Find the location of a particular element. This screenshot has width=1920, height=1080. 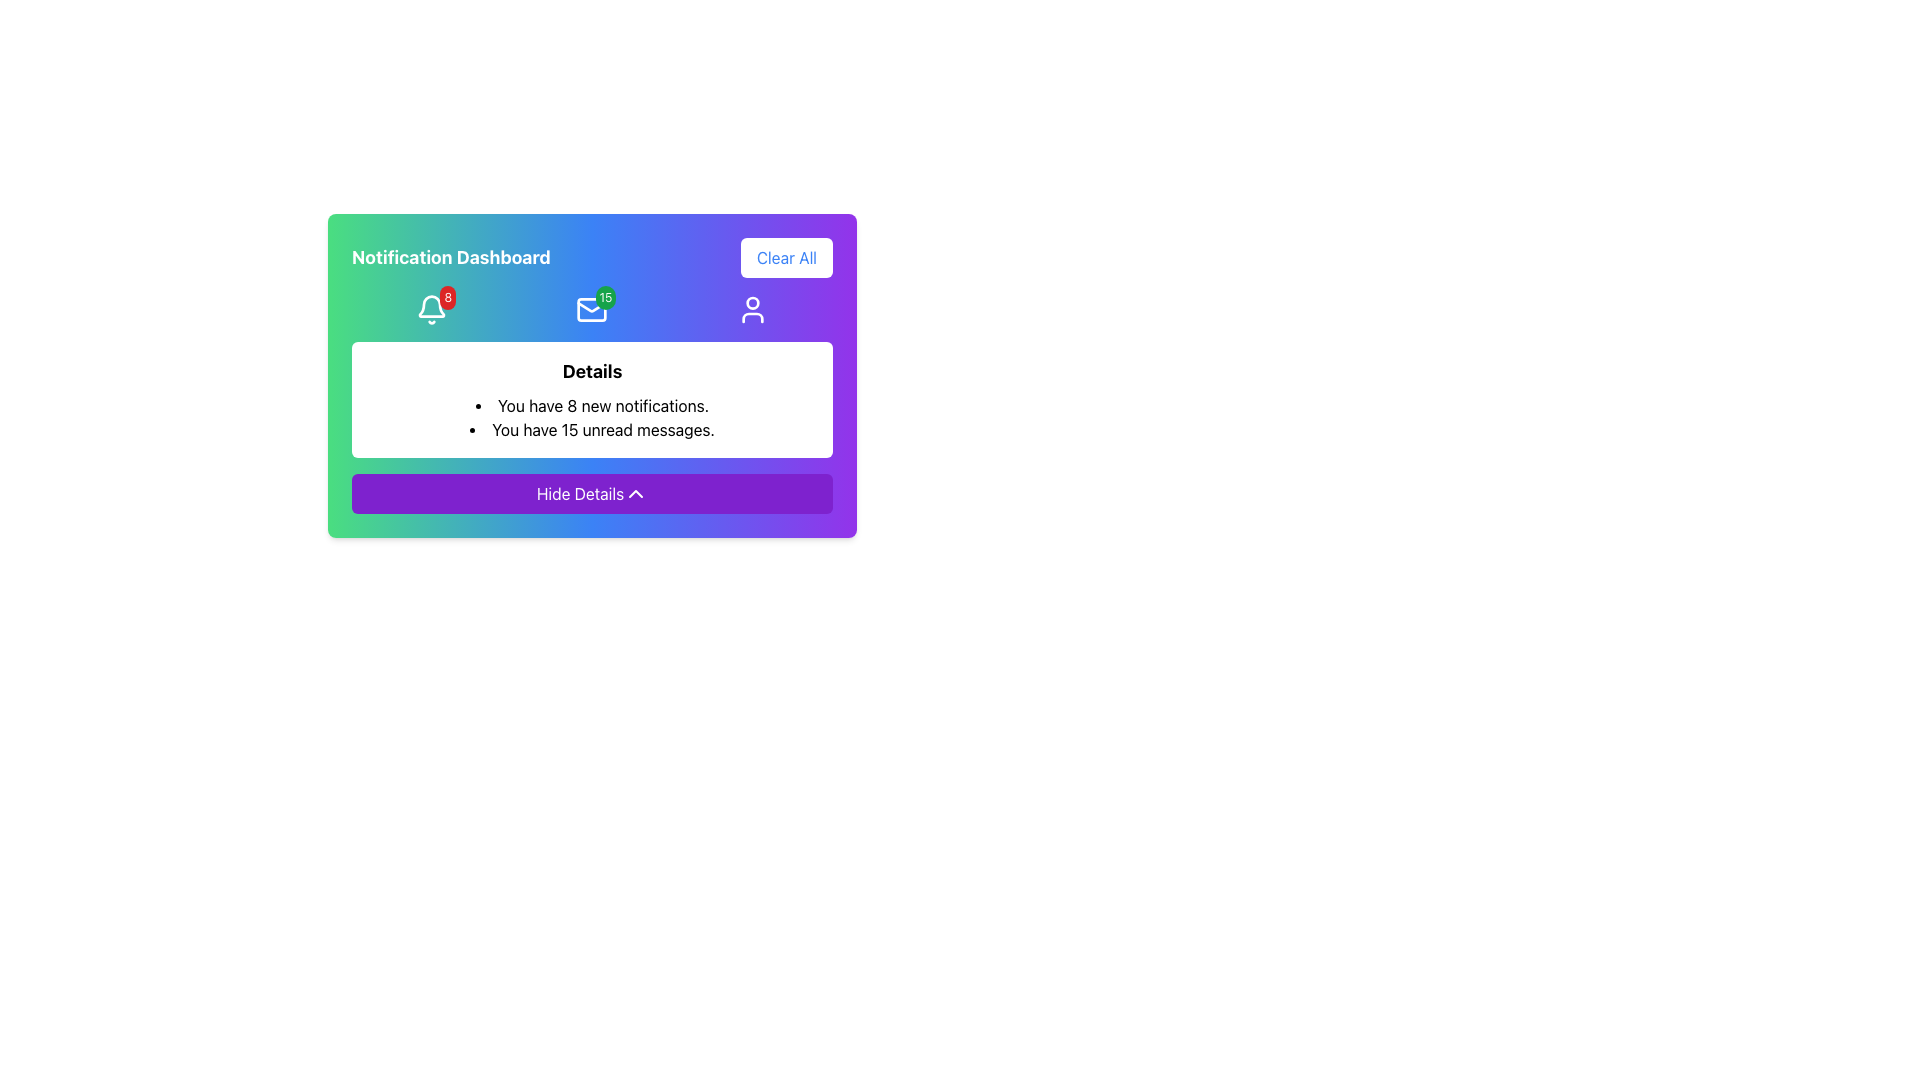

text element that is embedded within a button, which represents the action to hide displayed details, located at the center of the purple rectangular area at the bottom of the interface is located at coordinates (579, 493).